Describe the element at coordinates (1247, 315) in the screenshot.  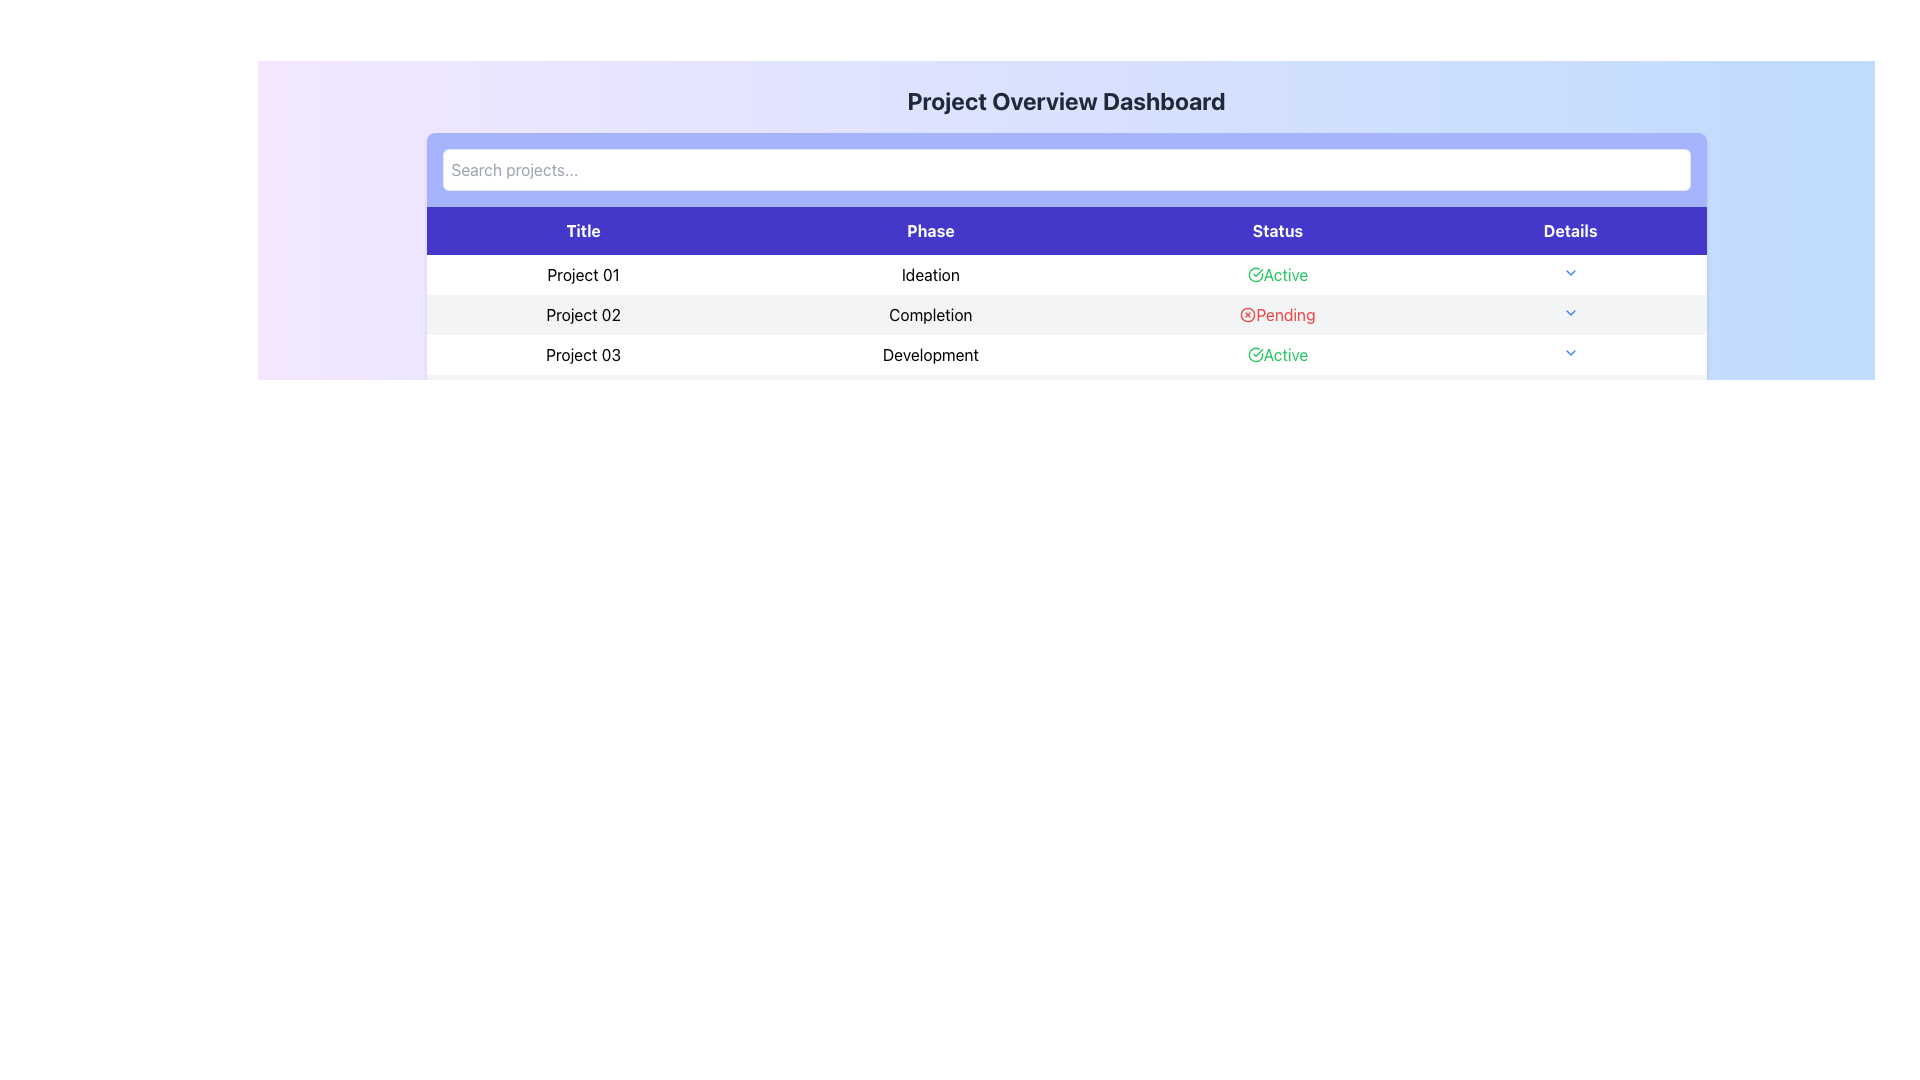
I see `the SVG Circle Element representing the status for 'Project 02', which is located in the Status column and appears before the text 'Pending'` at that location.